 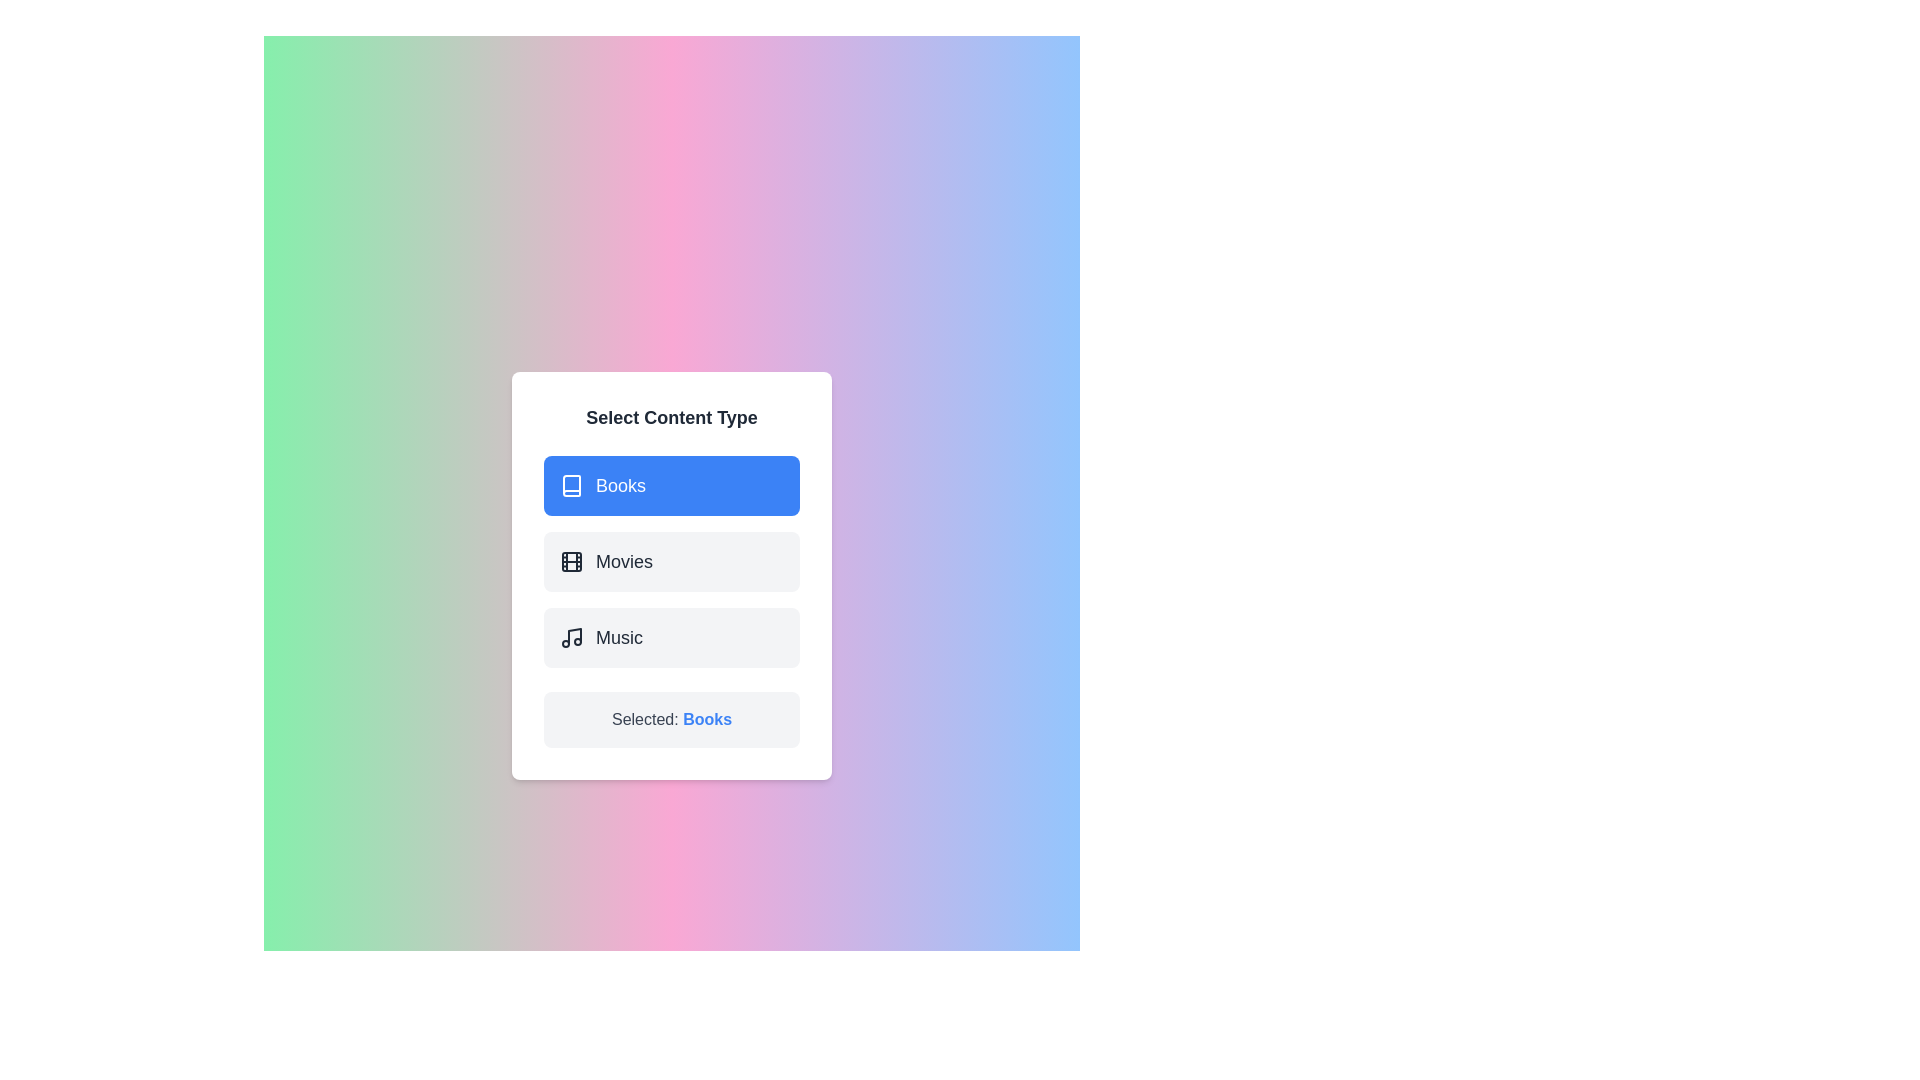 I want to click on the 'Books' text label, which is displayed in bold white font on a blue background, located inside a blue button at the top of a list, so click(x=619, y=486).